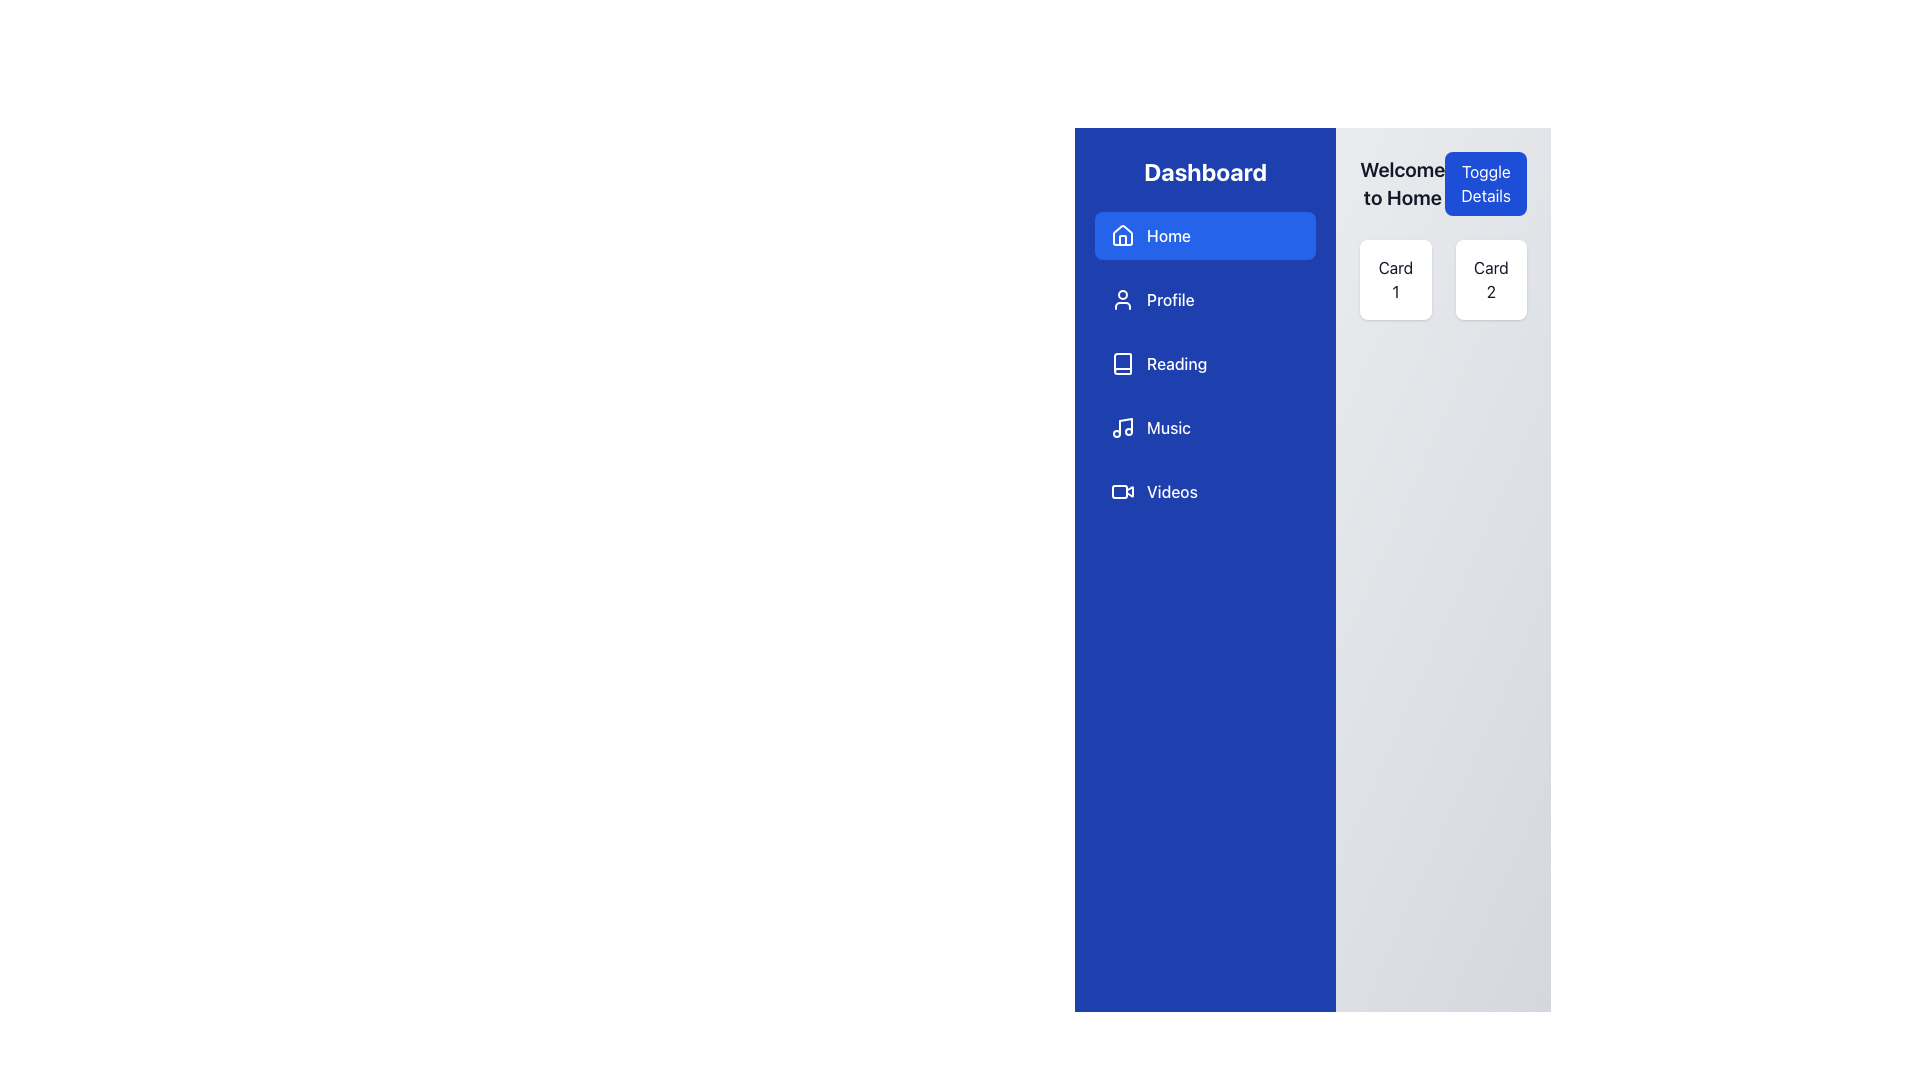 This screenshot has height=1080, width=1920. I want to click on the 'Reading' menu icon in the sidebar, which is part of the iconography that visually signifies the menu option for improved usability, so click(1123, 363).